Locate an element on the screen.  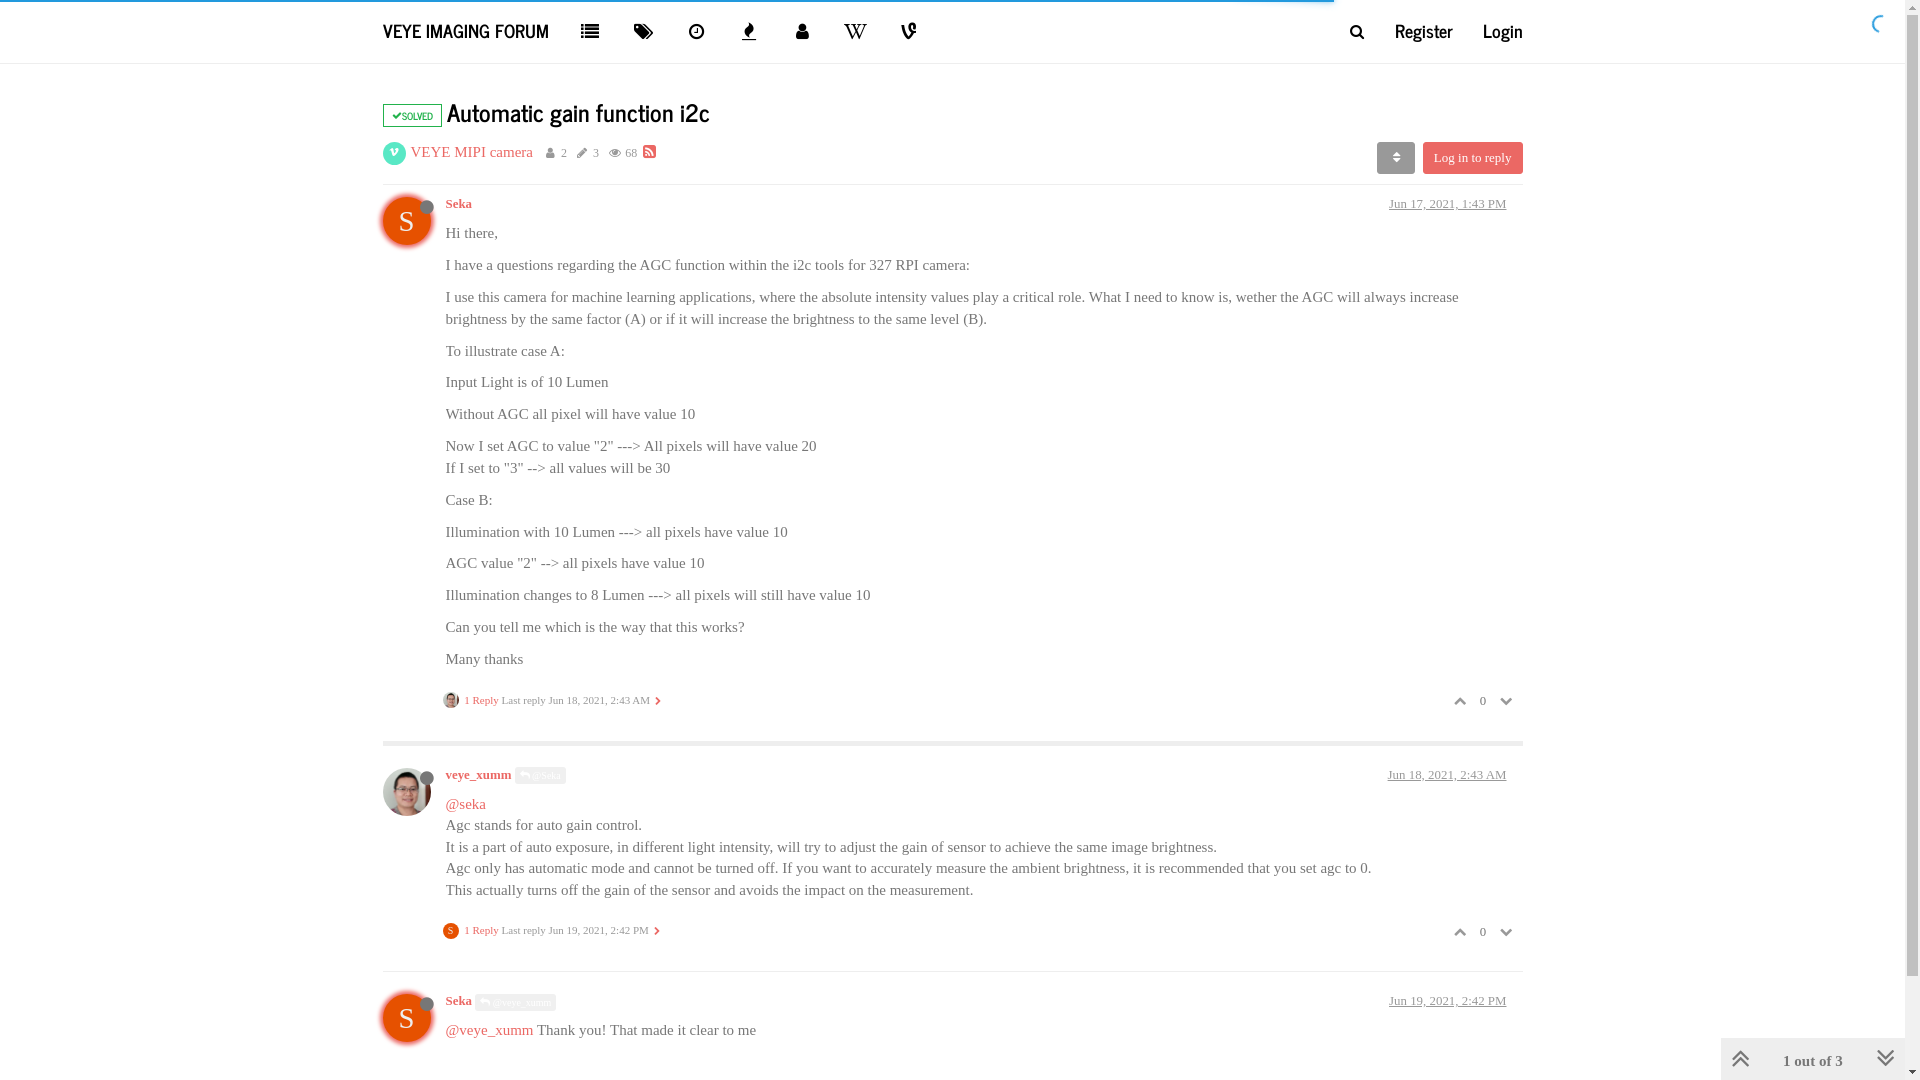
'@veye_xumm' is located at coordinates (515, 1002).